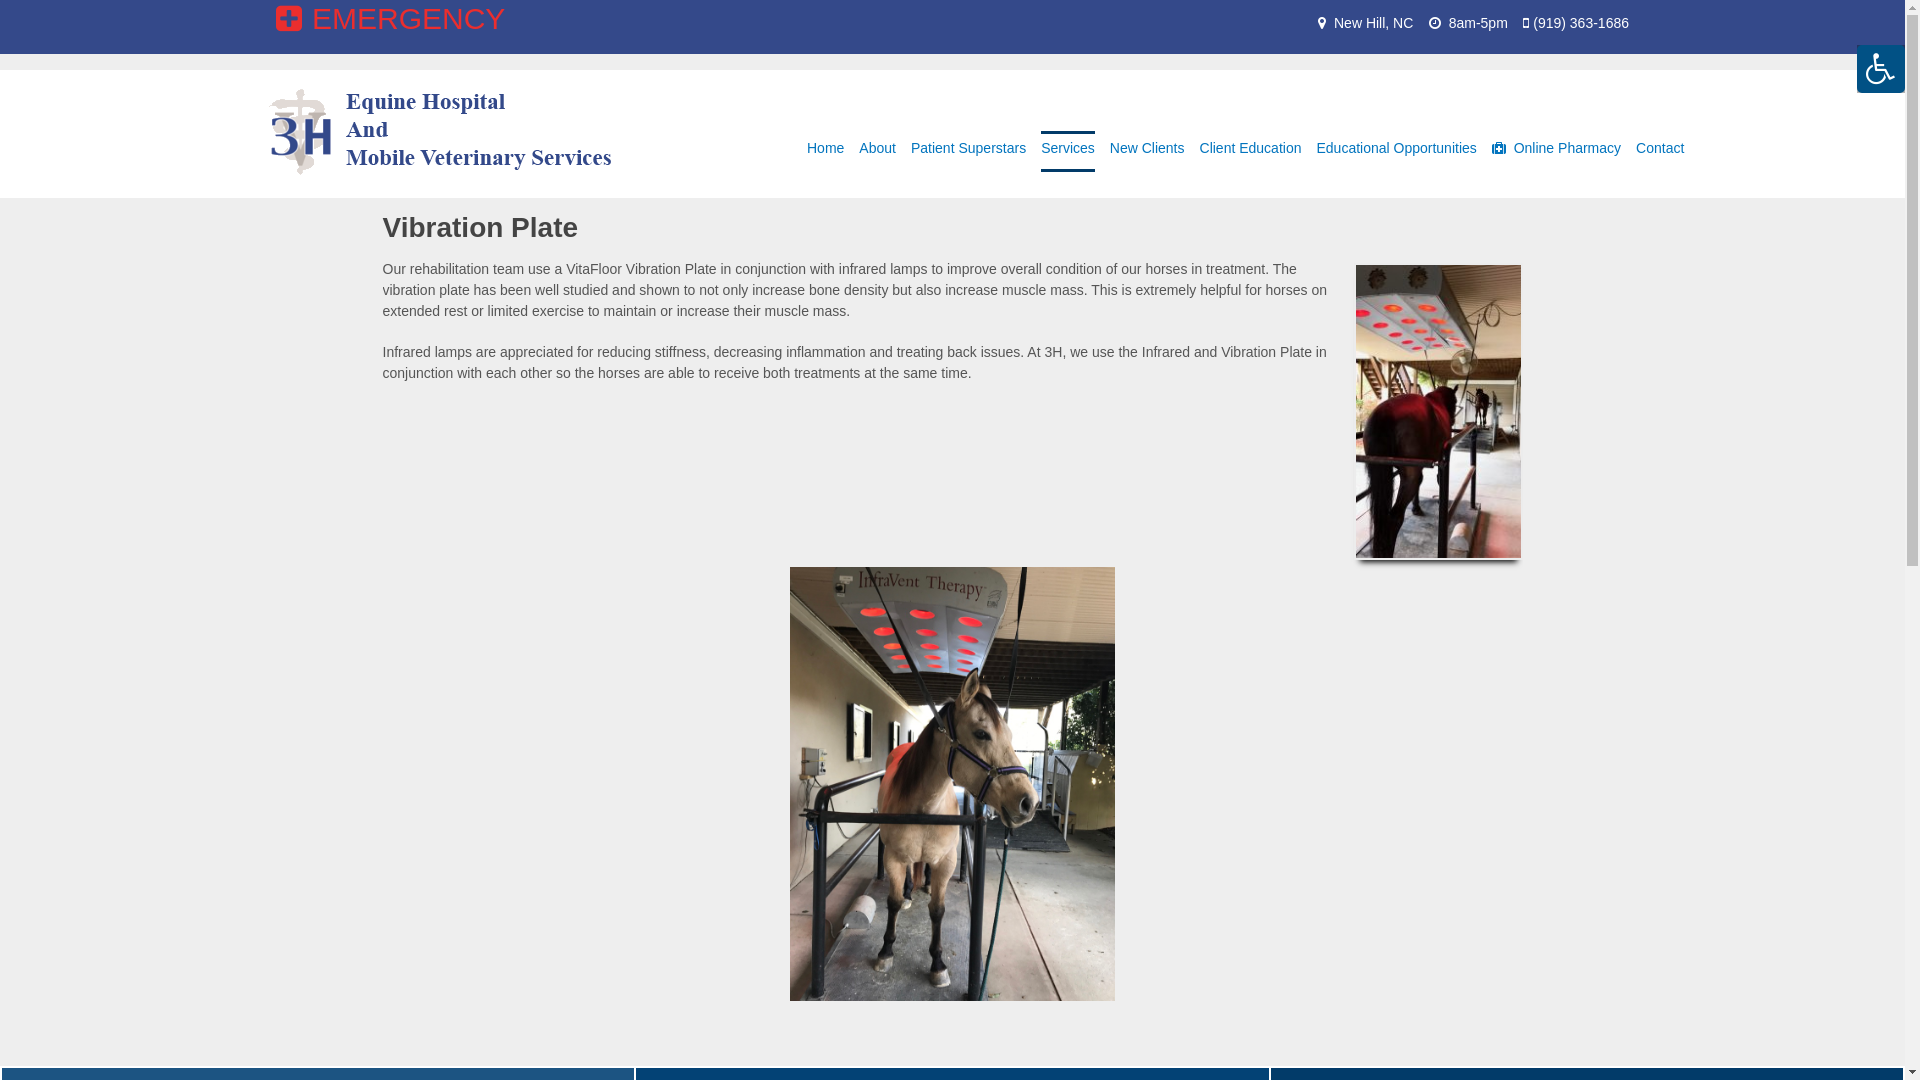 The width and height of the screenshot is (1920, 1080). I want to click on 'EMERGENCY', so click(274, 18).